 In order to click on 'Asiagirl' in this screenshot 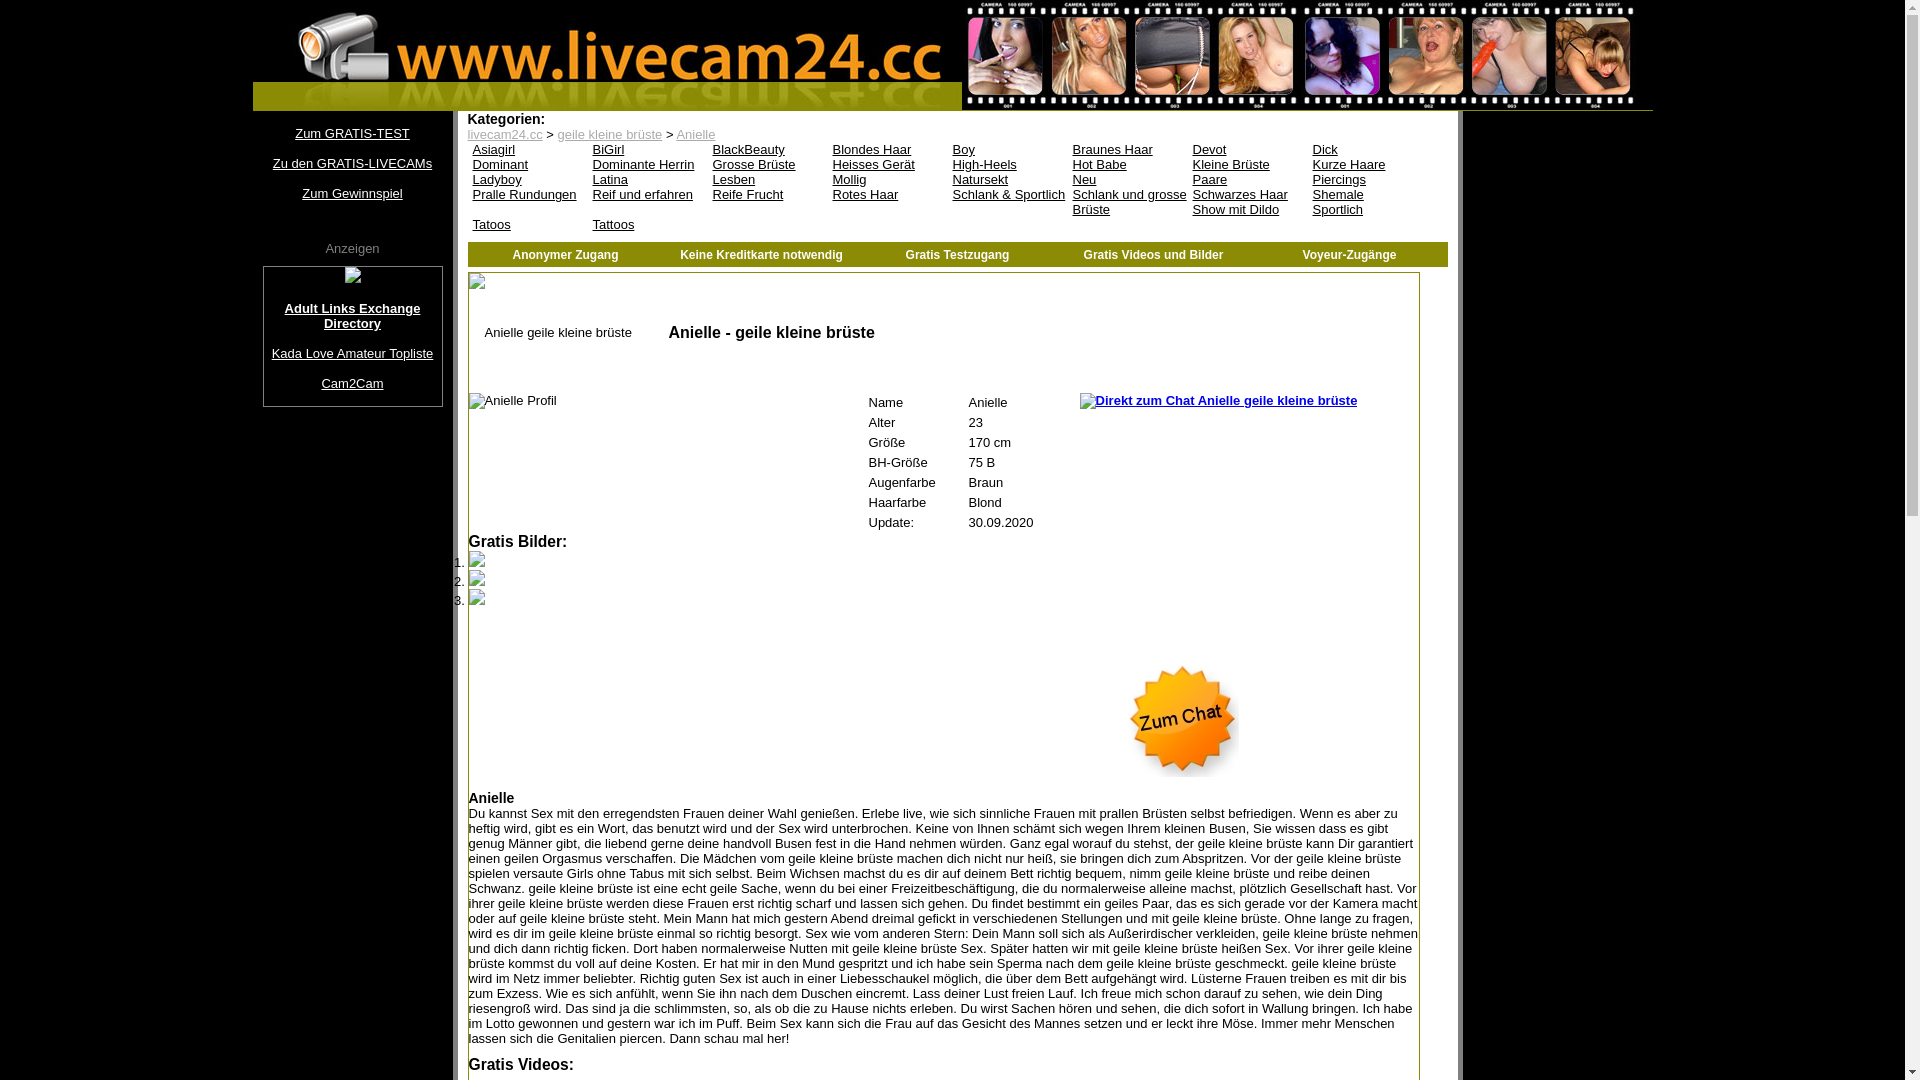, I will do `click(528, 148)`.